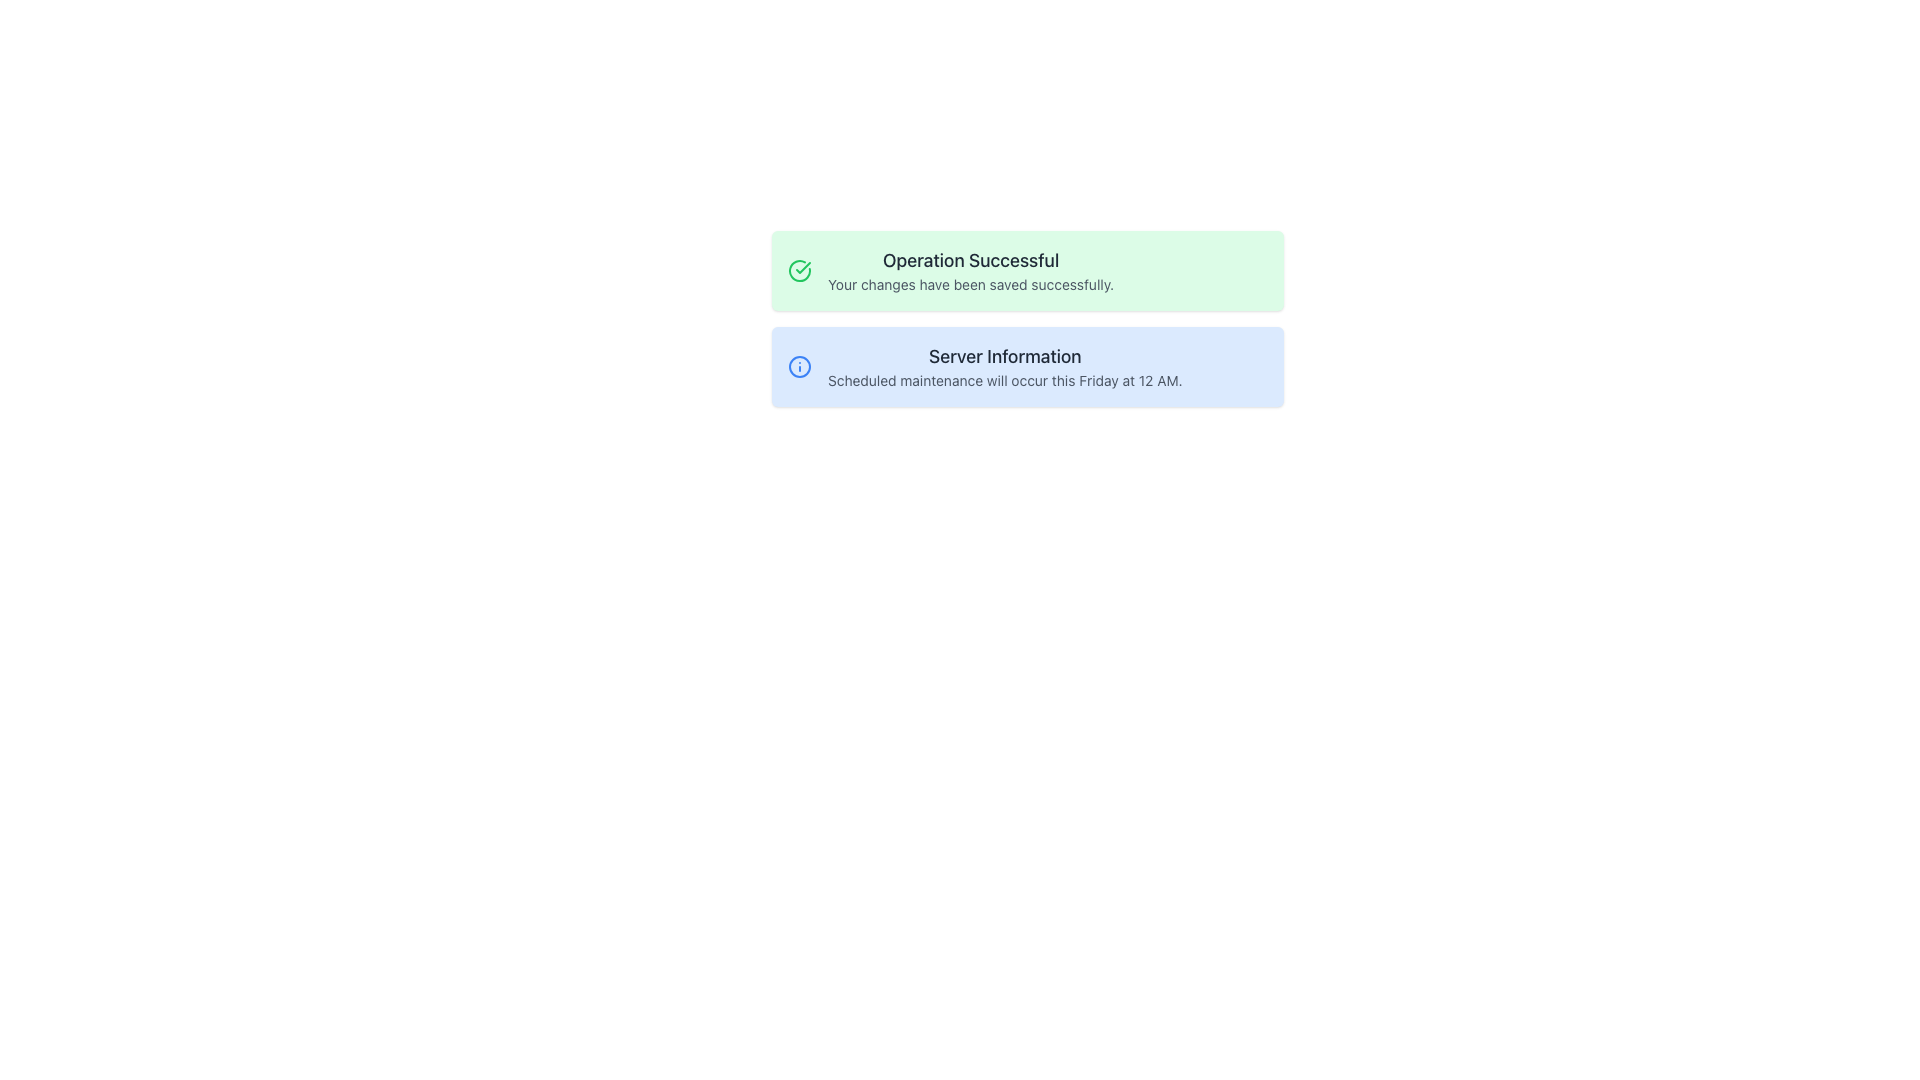  I want to click on the text display element that shows 'Operation Successful' and 'Your changes have been saved successfully' within a green notification box, so click(971, 270).